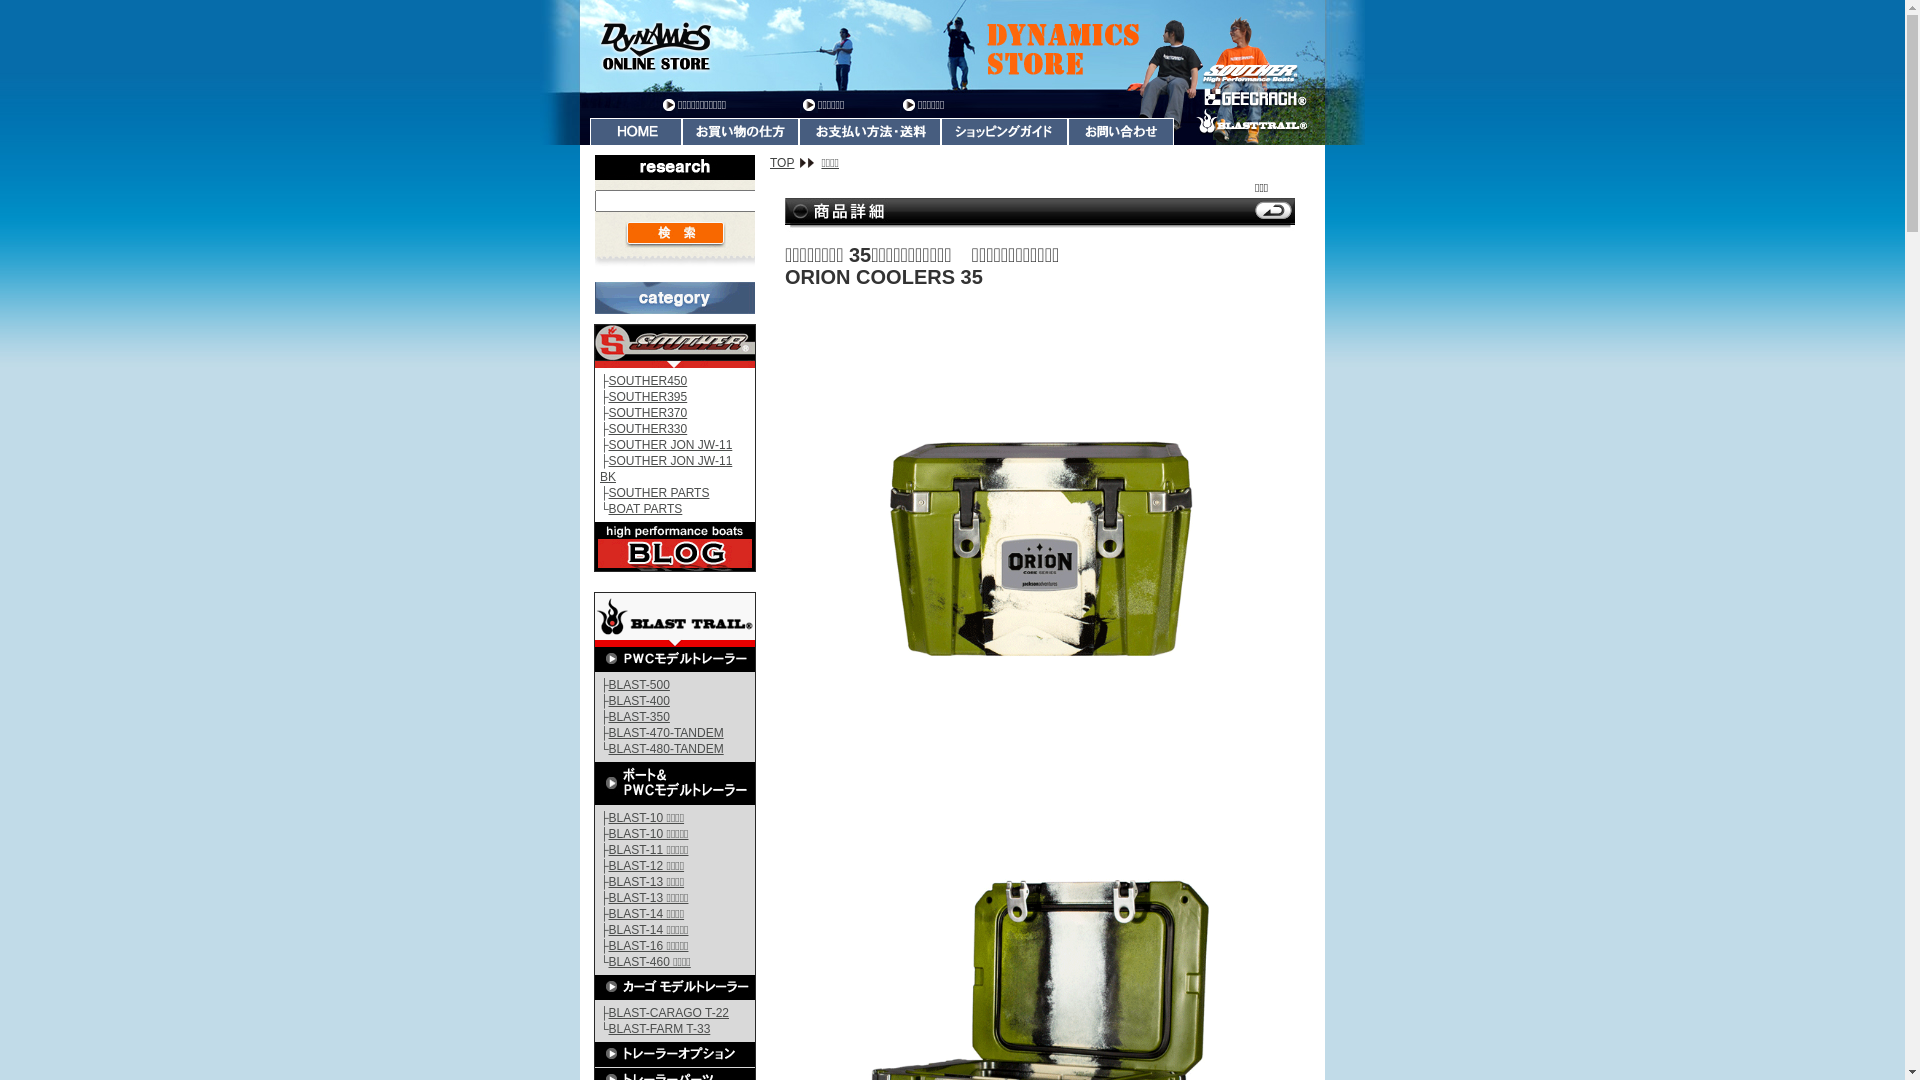 The height and width of the screenshot is (1080, 1920). I want to click on 'BLAST-500', so click(638, 684).